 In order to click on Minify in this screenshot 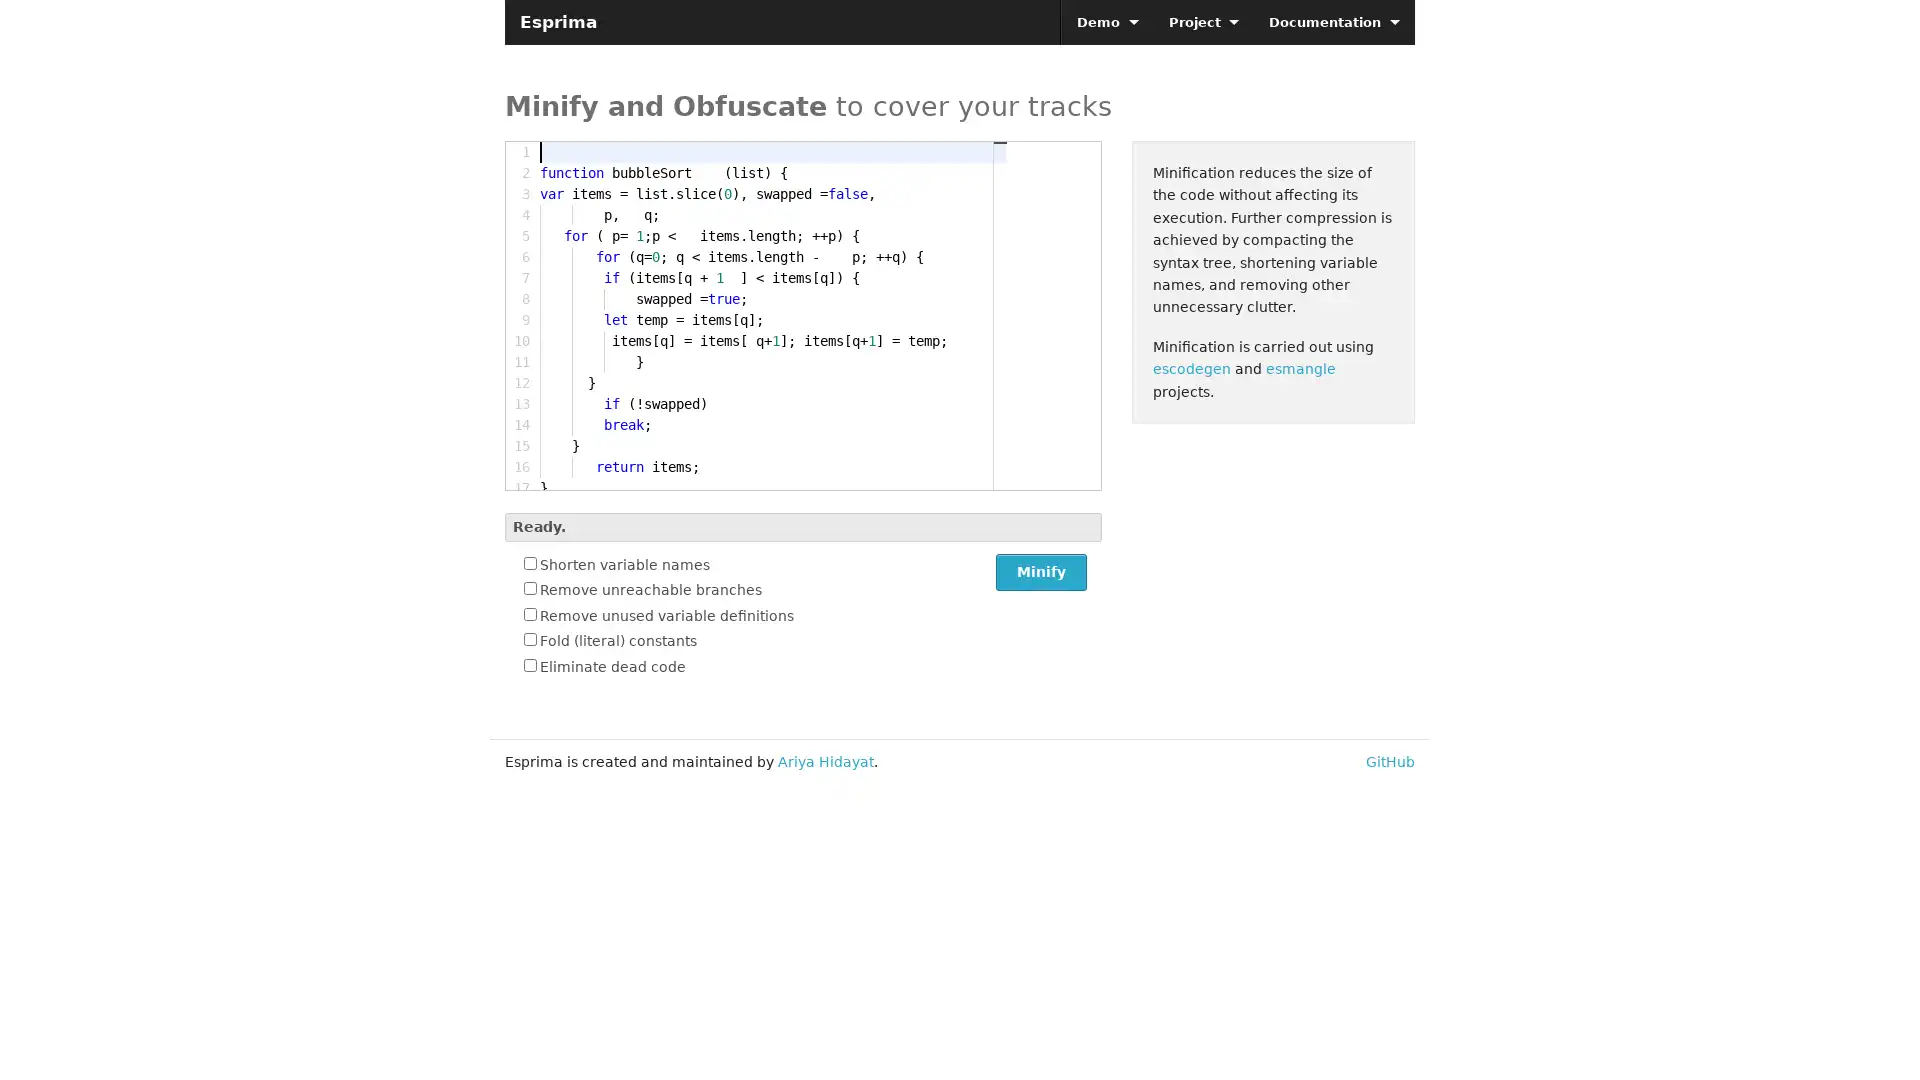, I will do `click(1040, 572)`.